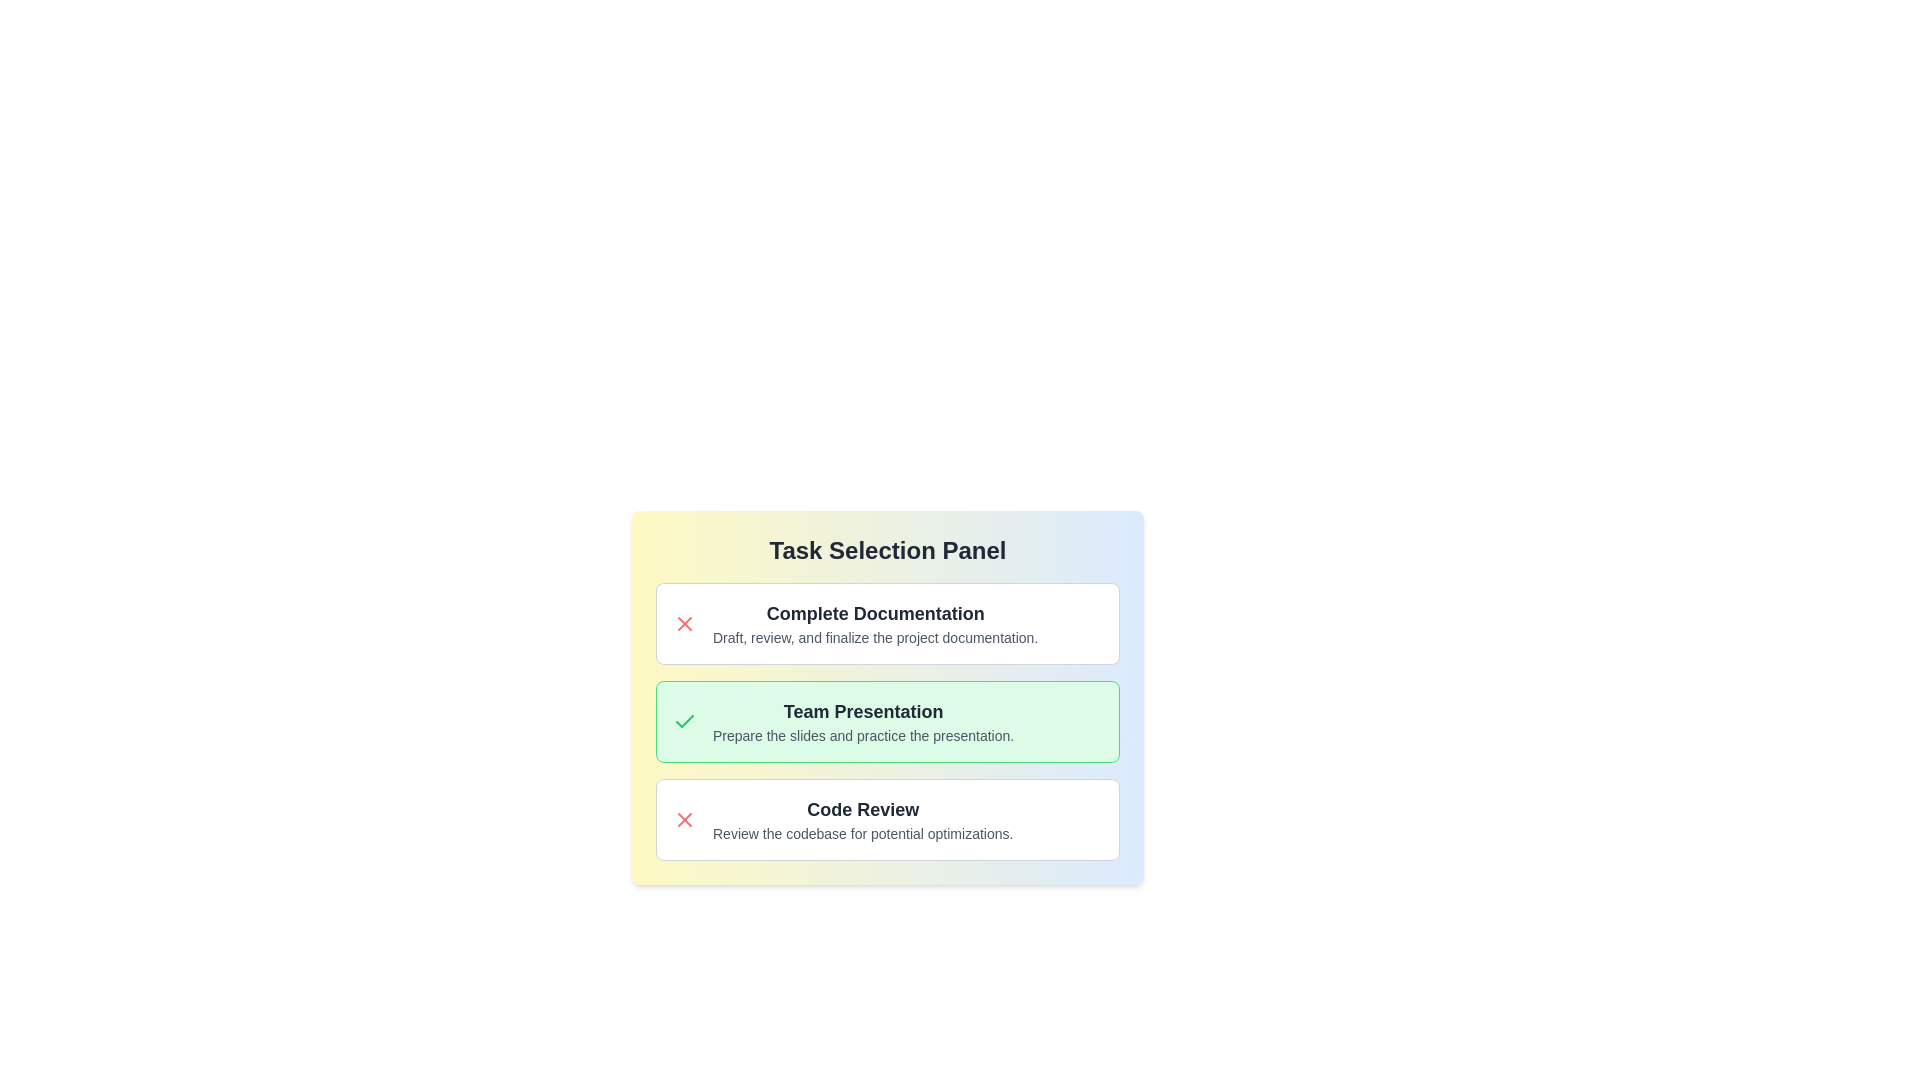 This screenshot has height=1080, width=1920. Describe the element at coordinates (875, 623) in the screenshot. I see `the 'Complete Documentation' label, which is the first item in the 'Task Selection Panel' and contains the title and subtitle formatted in different styles` at that location.